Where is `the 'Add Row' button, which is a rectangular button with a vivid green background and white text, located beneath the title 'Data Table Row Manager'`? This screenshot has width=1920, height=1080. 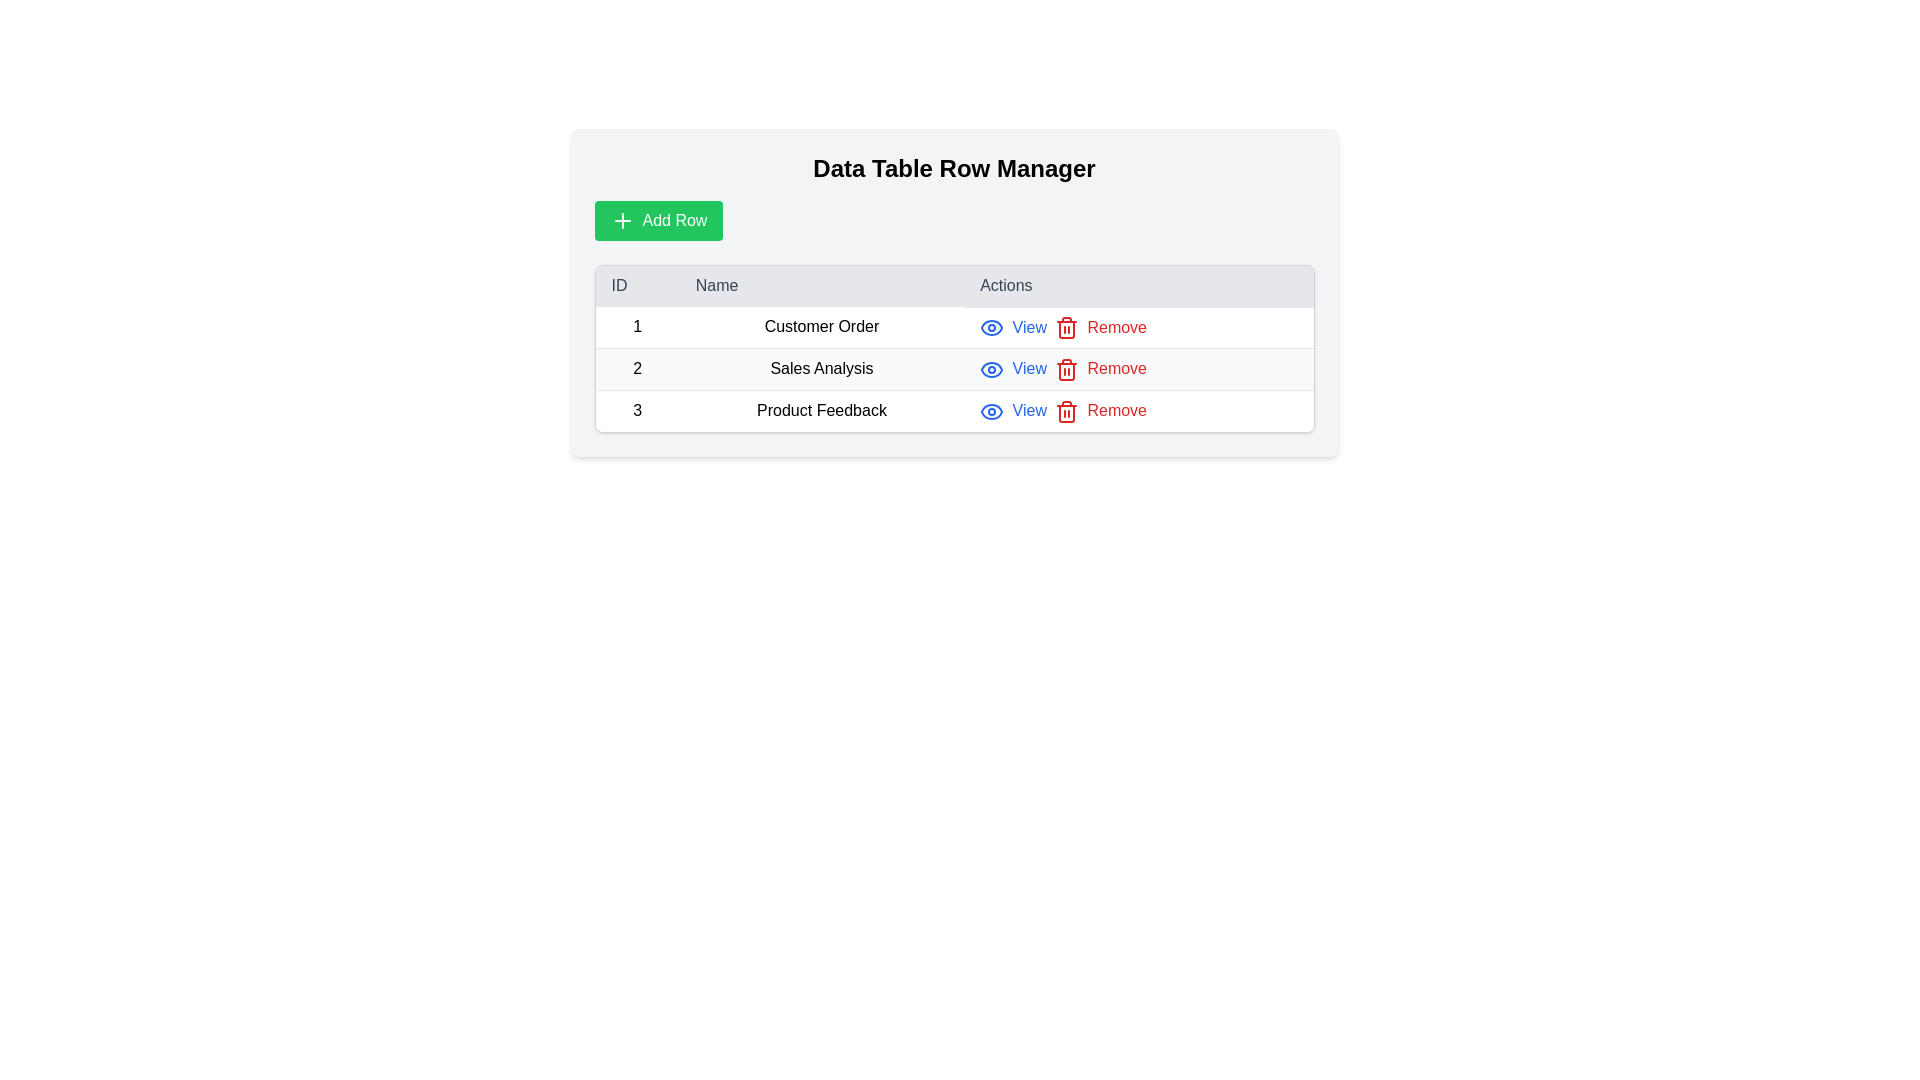 the 'Add Row' button, which is a rectangular button with a vivid green background and white text, located beneath the title 'Data Table Row Manager' is located at coordinates (658, 220).